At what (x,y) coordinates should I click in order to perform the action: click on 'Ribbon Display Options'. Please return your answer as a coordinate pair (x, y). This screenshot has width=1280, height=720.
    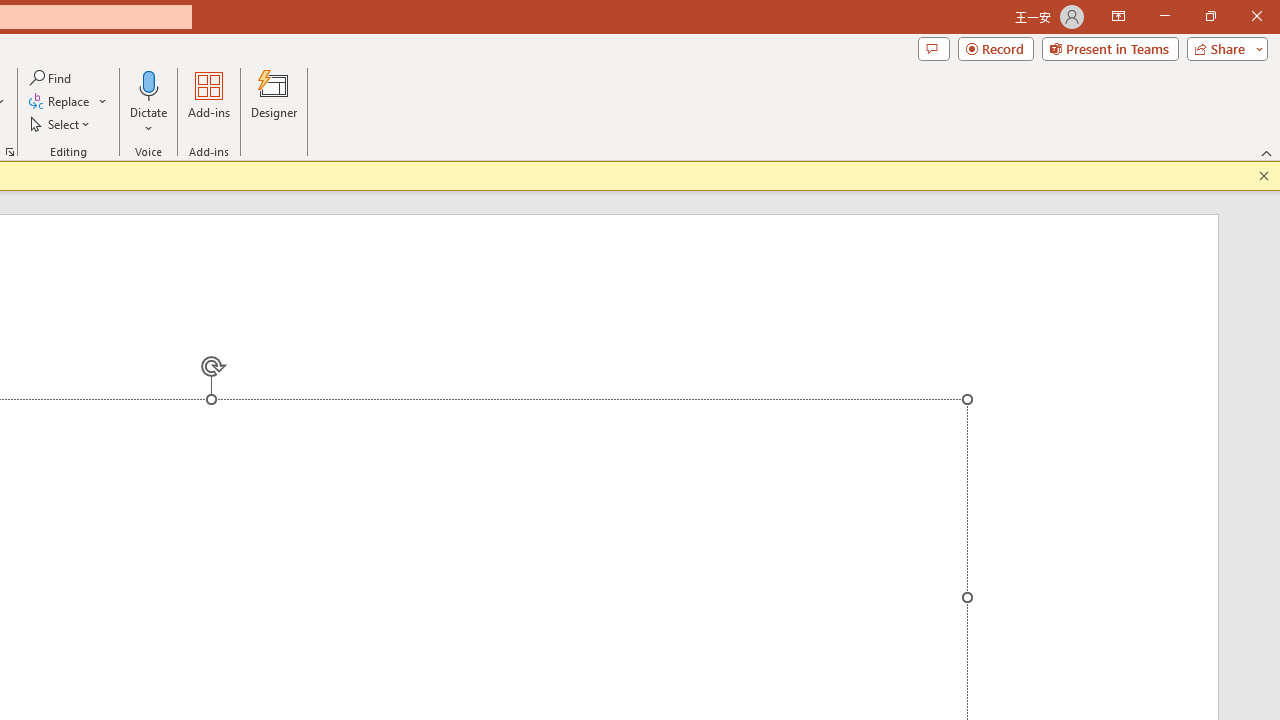
    Looking at the image, I should click on (1117, 16).